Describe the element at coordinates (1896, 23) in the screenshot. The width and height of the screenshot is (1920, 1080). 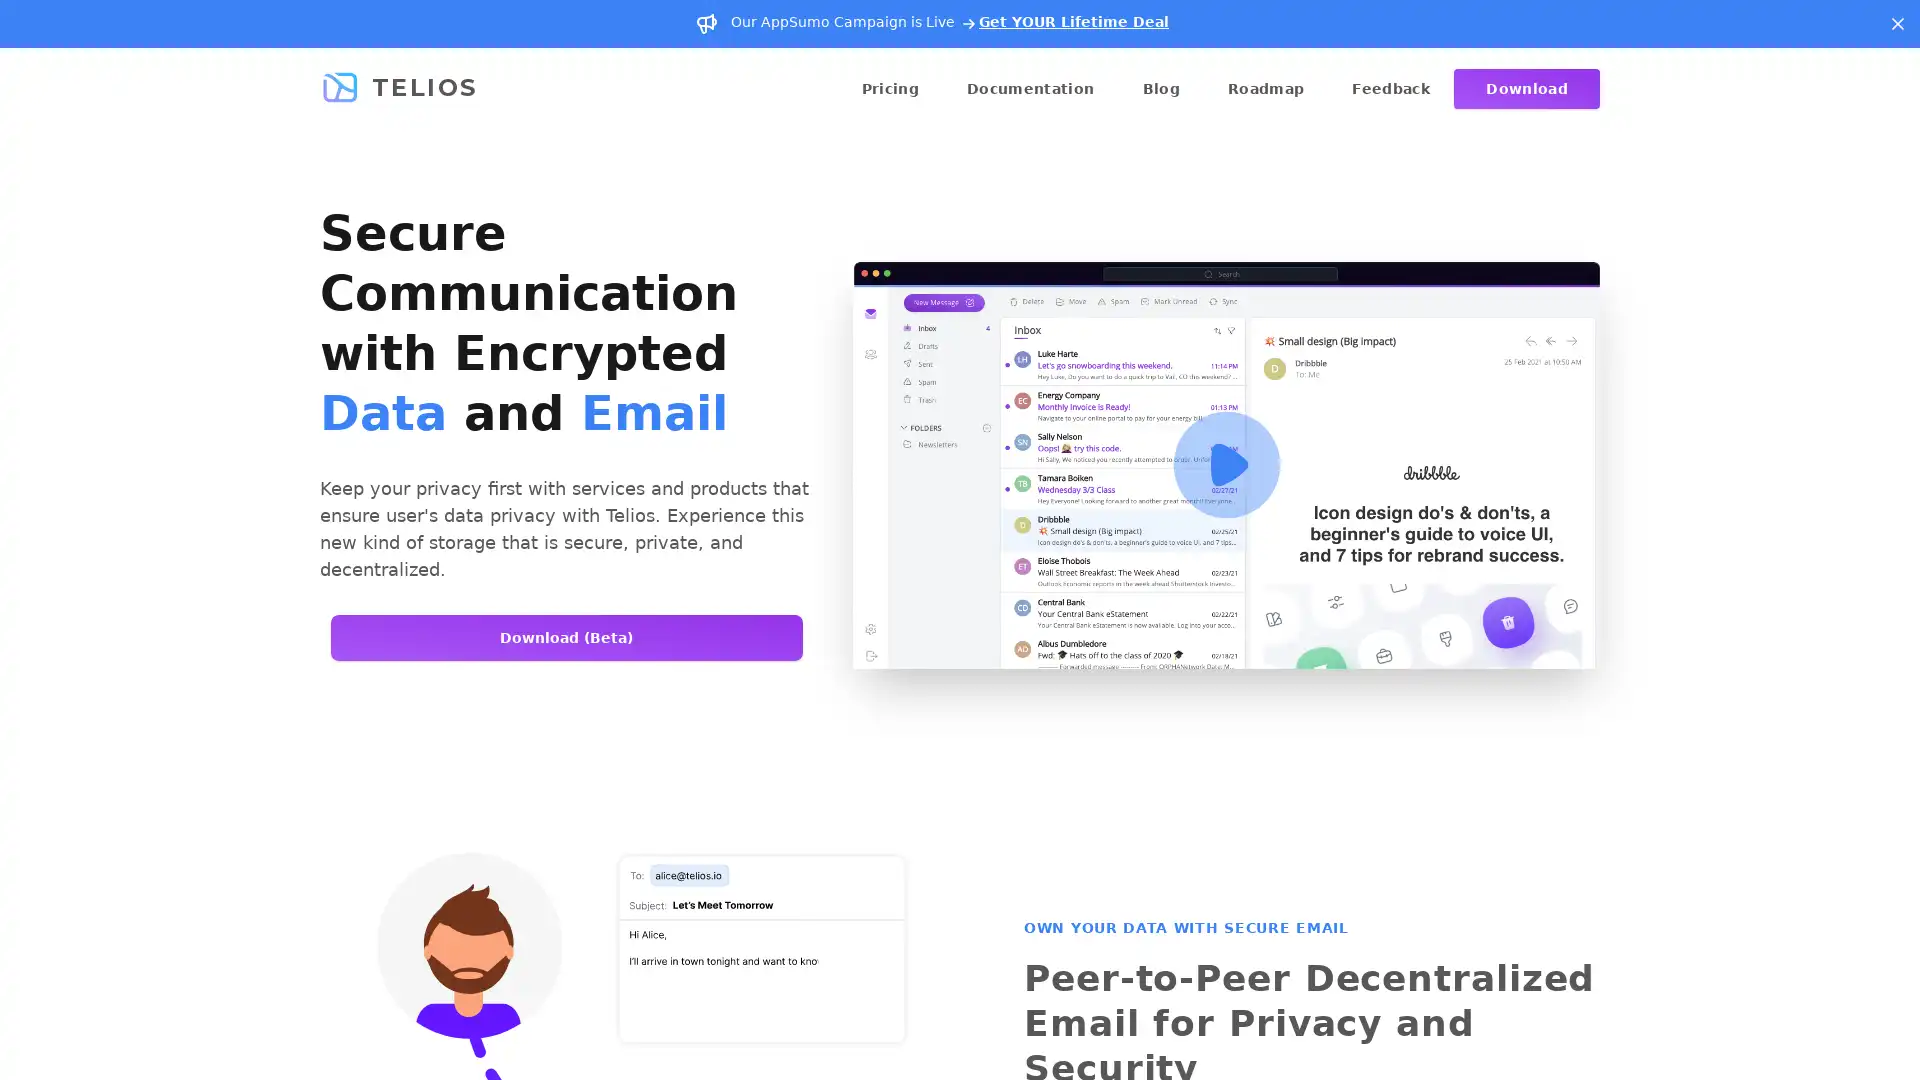
I see `Dismiss` at that location.